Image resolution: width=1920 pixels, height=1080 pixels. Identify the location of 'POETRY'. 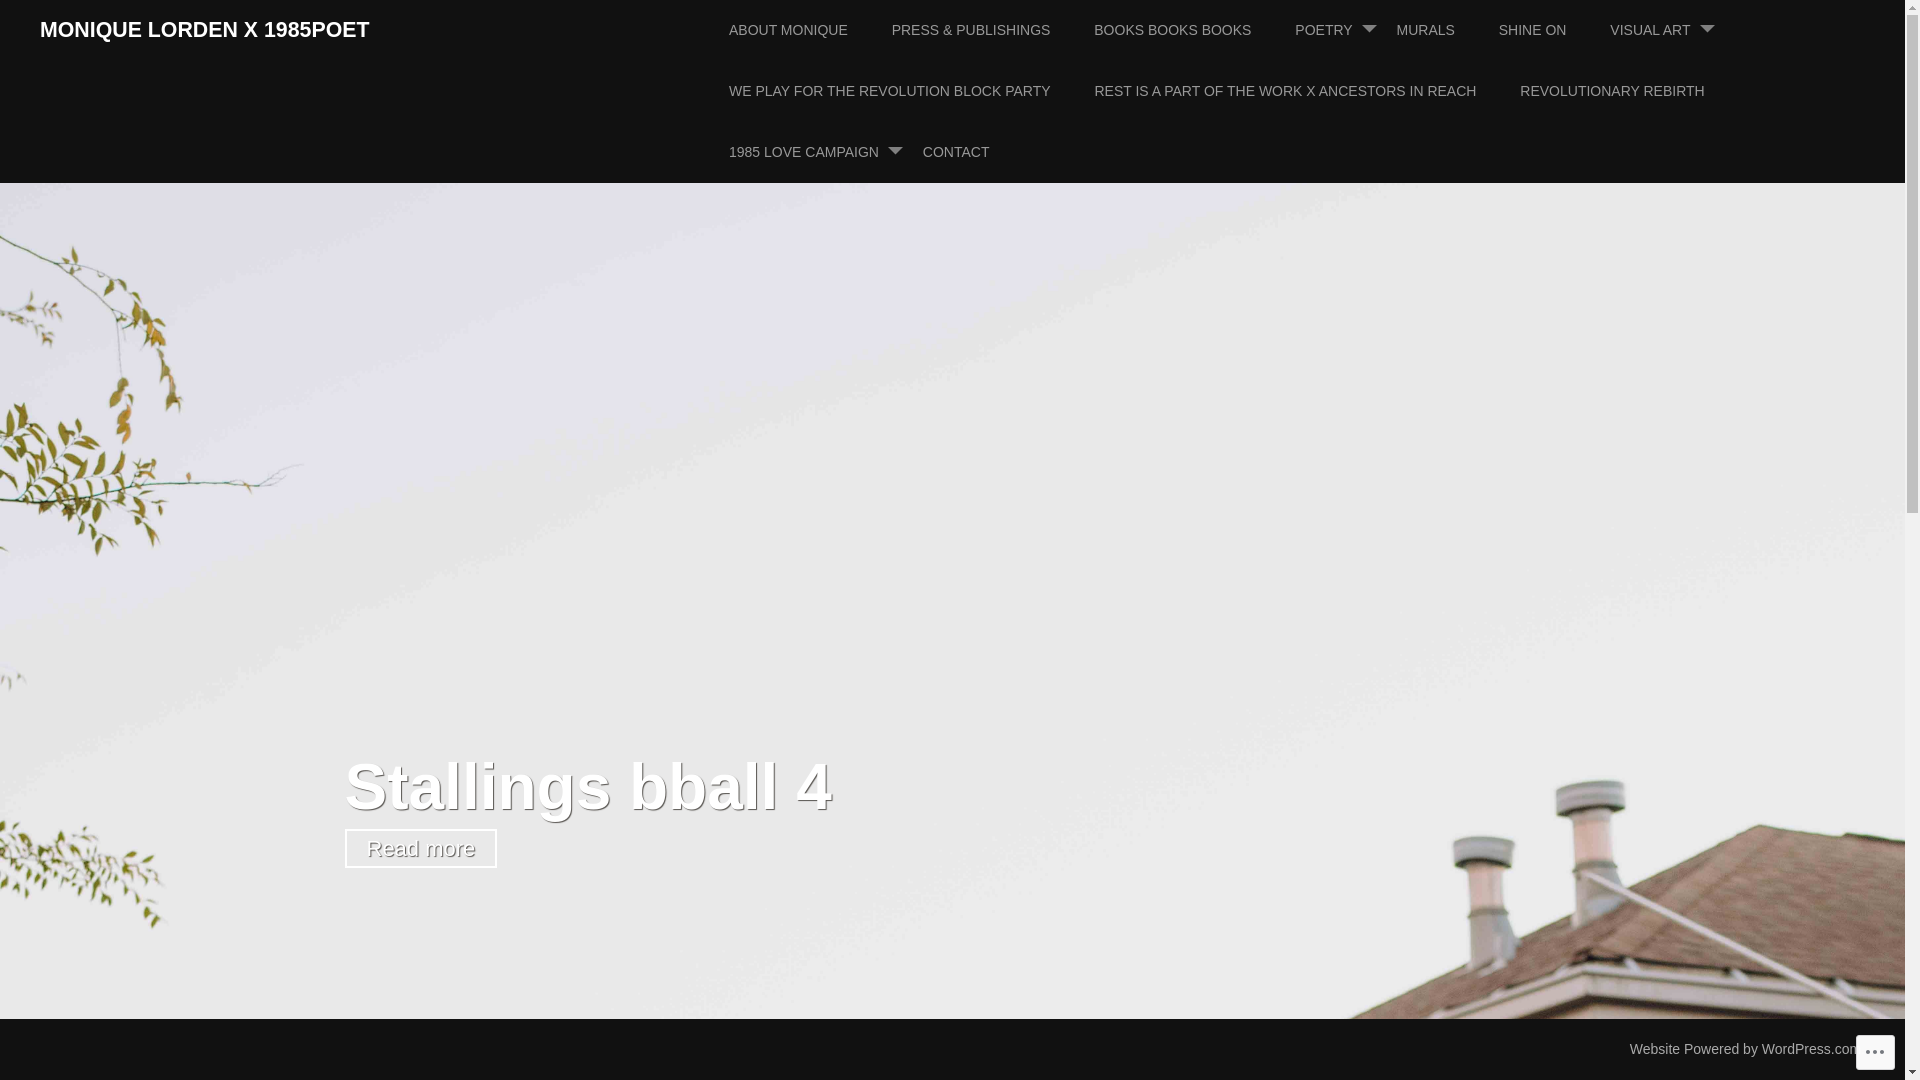
(1343, 30).